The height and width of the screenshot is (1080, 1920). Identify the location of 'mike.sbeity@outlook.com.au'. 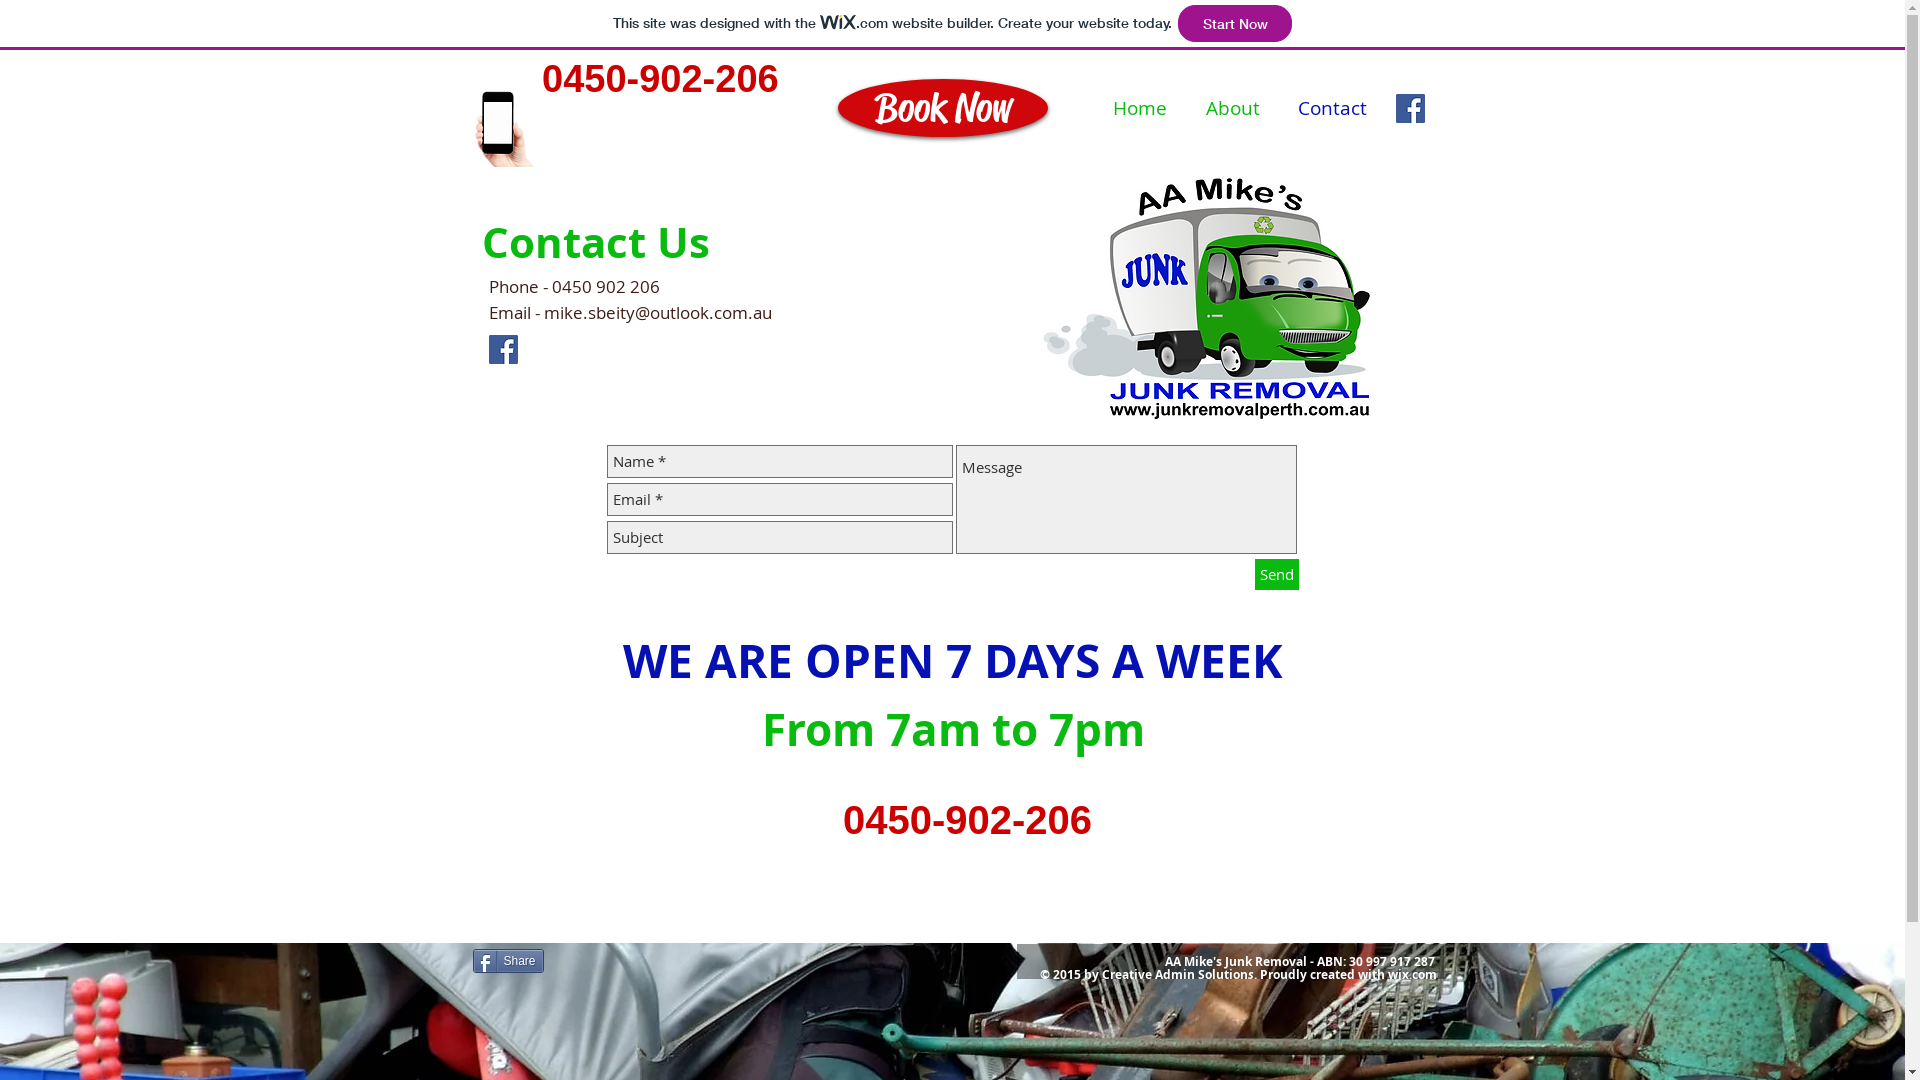
(657, 312).